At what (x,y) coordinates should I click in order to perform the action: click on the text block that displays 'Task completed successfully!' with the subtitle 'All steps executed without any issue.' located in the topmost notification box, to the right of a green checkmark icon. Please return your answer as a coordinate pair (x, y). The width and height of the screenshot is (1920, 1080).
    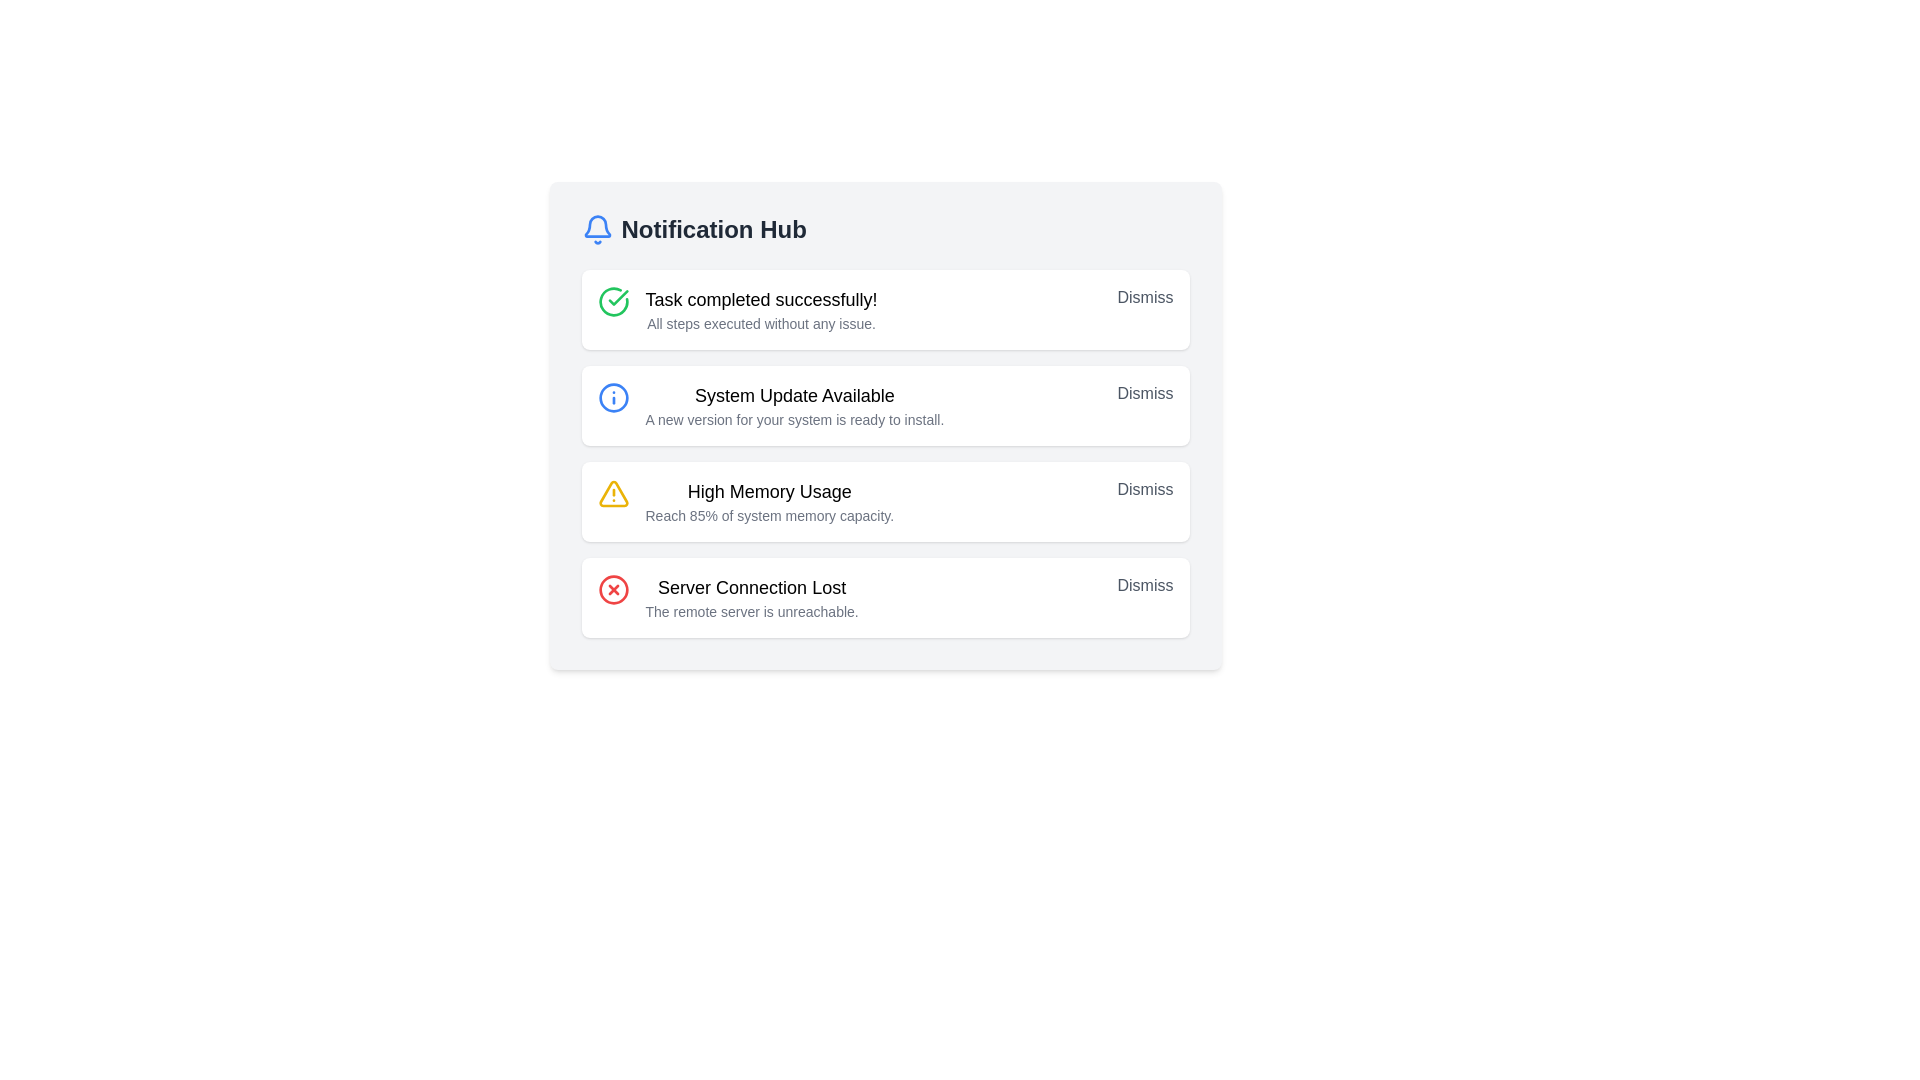
    Looking at the image, I should click on (760, 309).